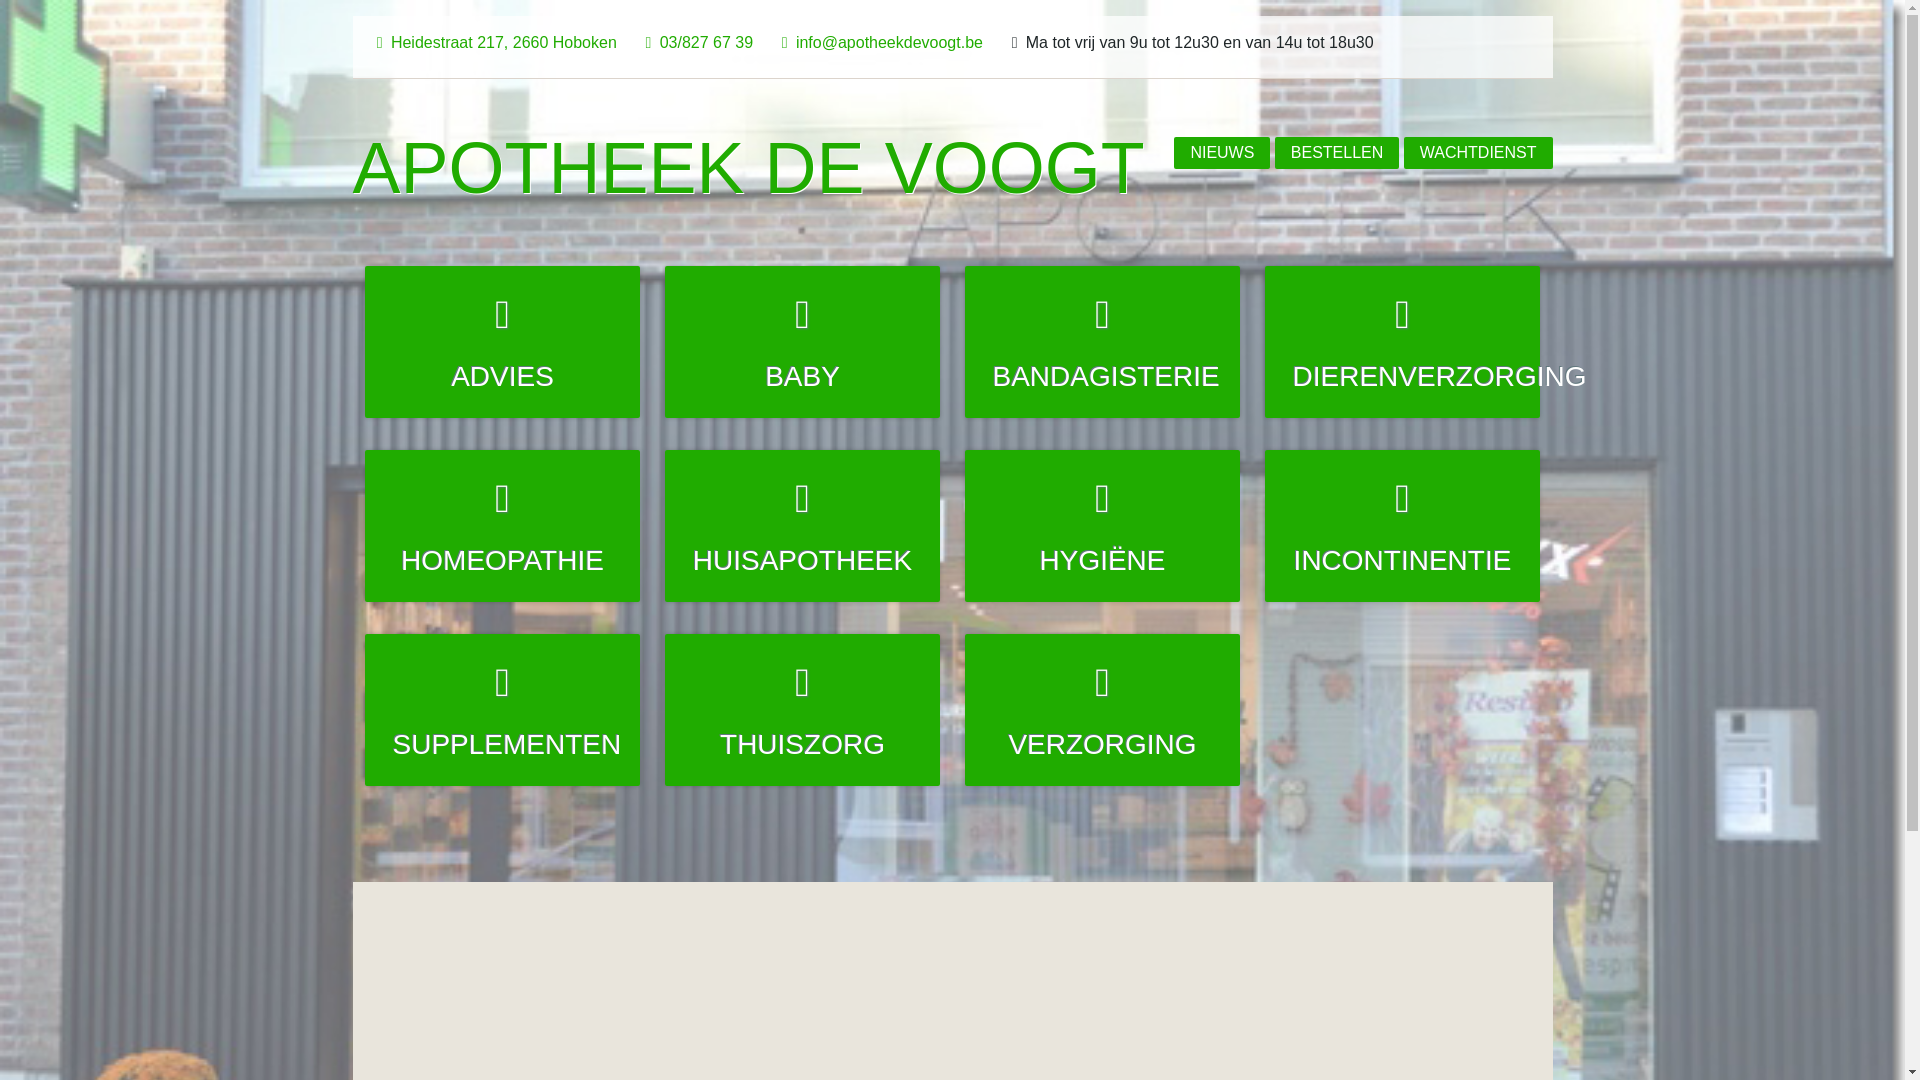 This screenshot has width=1920, height=1080. Describe the element at coordinates (1101, 341) in the screenshot. I see `'BANDAGISTERIE'` at that location.